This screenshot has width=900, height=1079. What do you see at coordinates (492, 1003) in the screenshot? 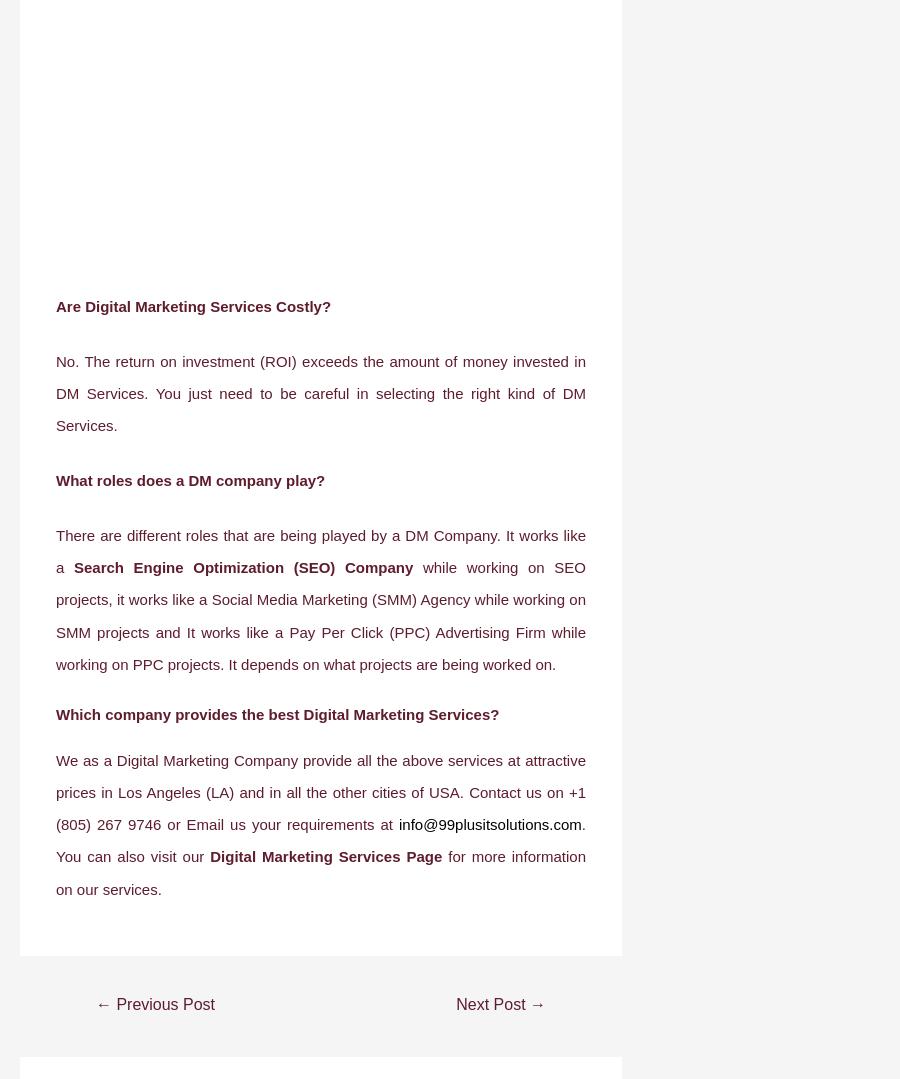
I see `'Next Post'` at bounding box center [492, 1003].